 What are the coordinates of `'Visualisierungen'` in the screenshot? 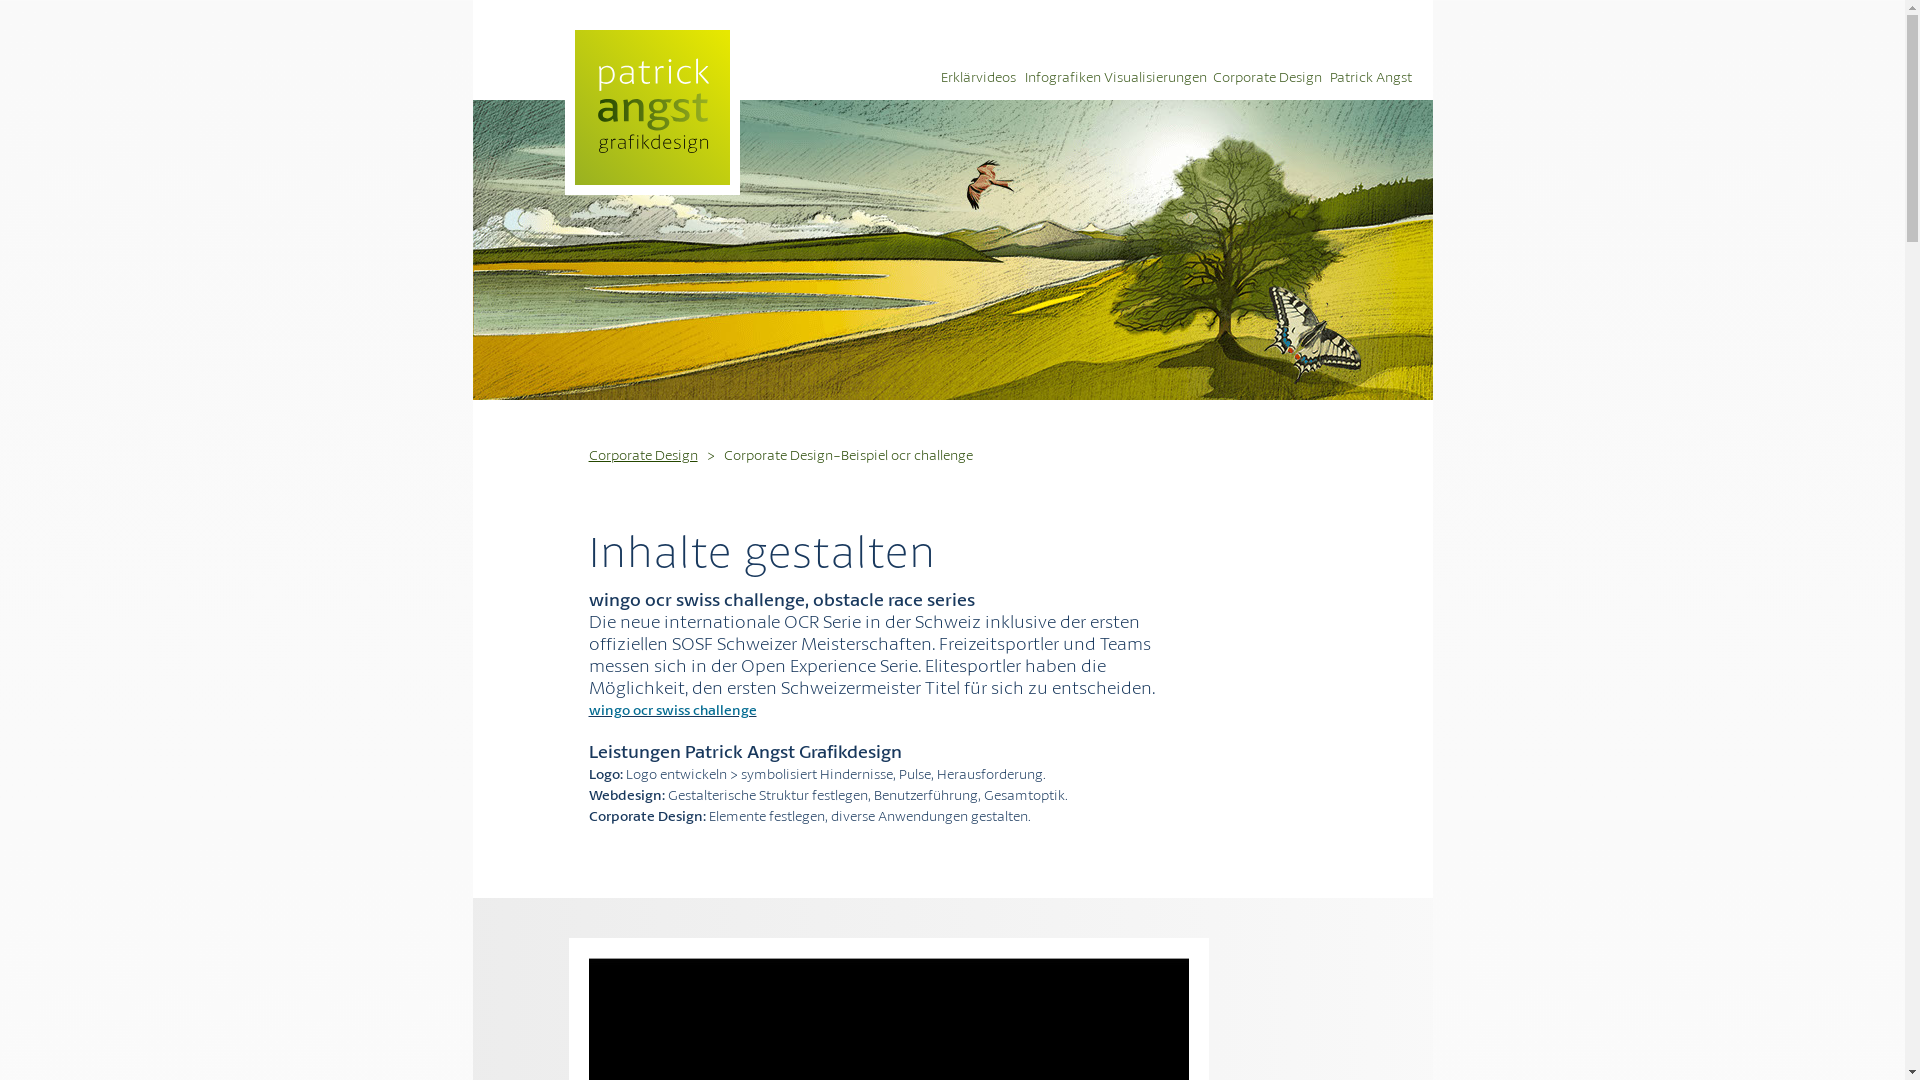 It's located at (1157, 75).